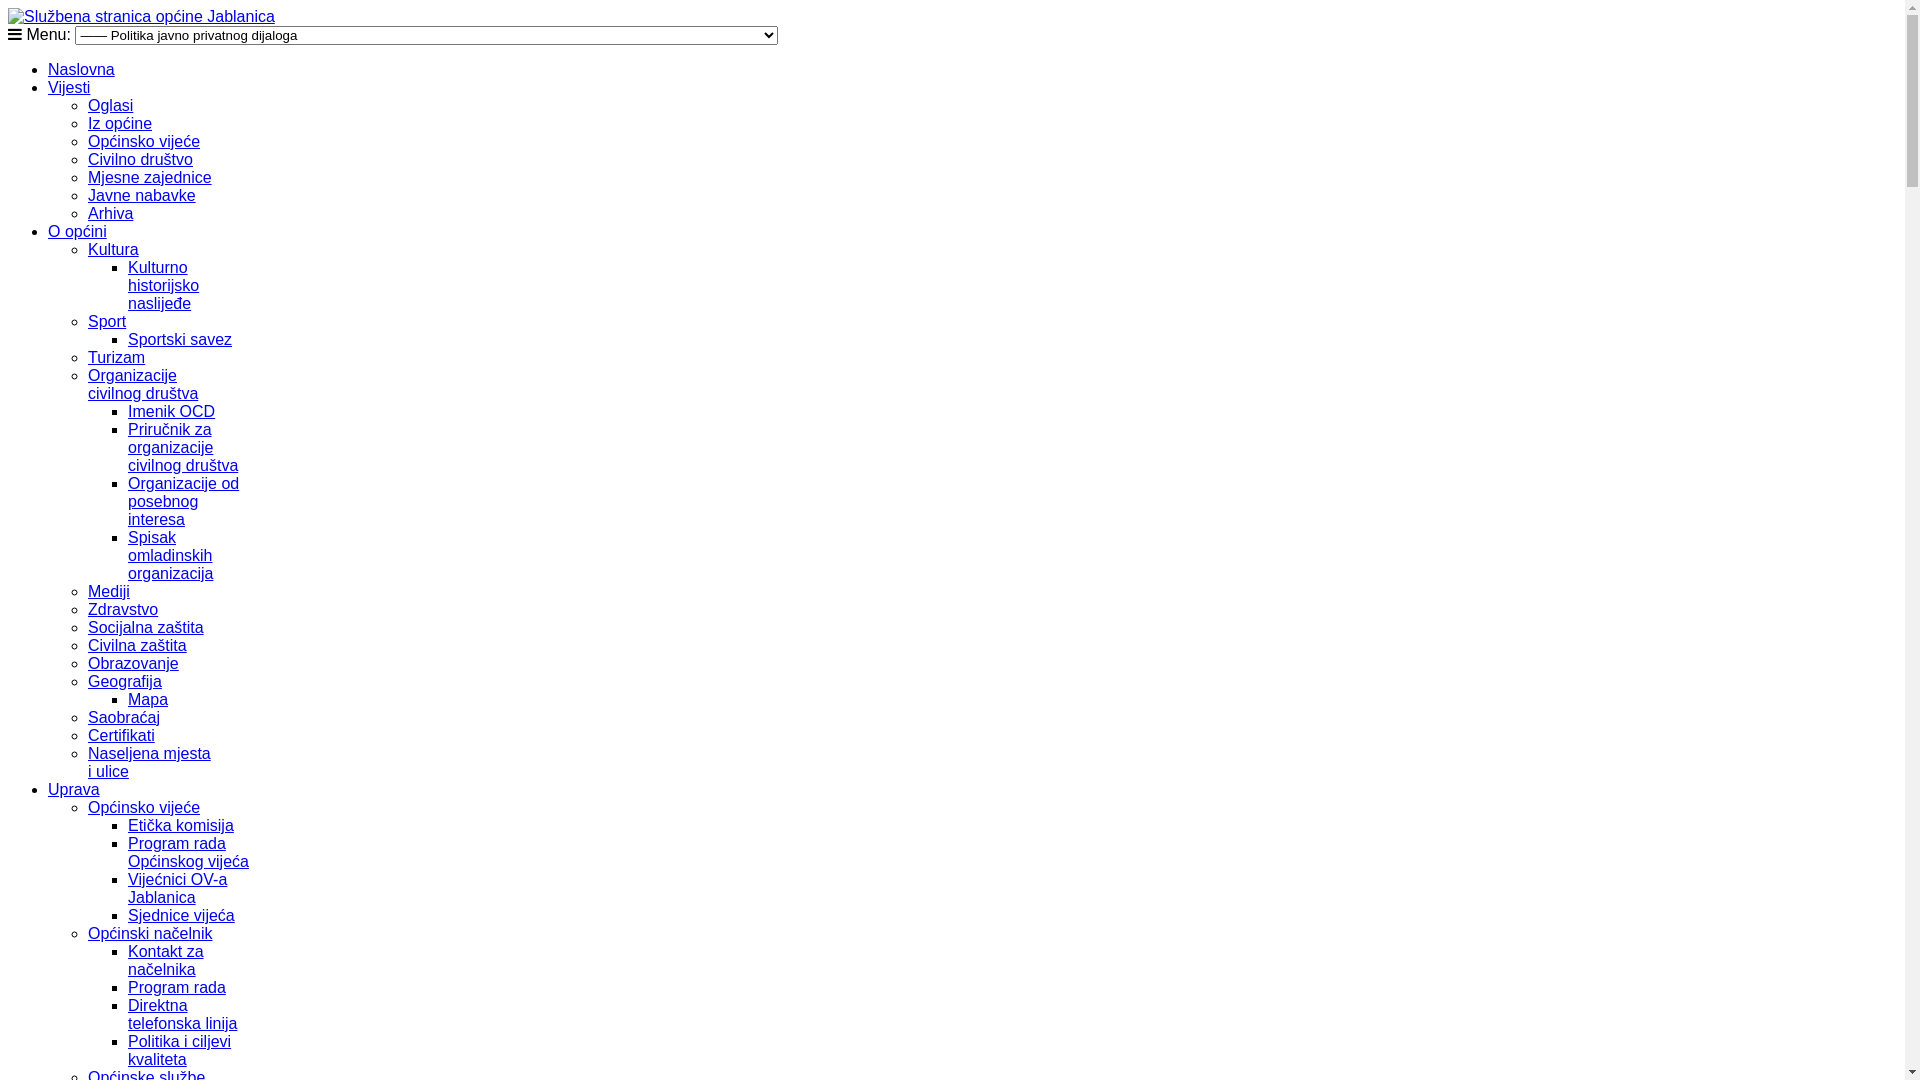 The width and height of the screenshot is (1920, 1080). I want to click on 'Mapa', so click(127, 698).